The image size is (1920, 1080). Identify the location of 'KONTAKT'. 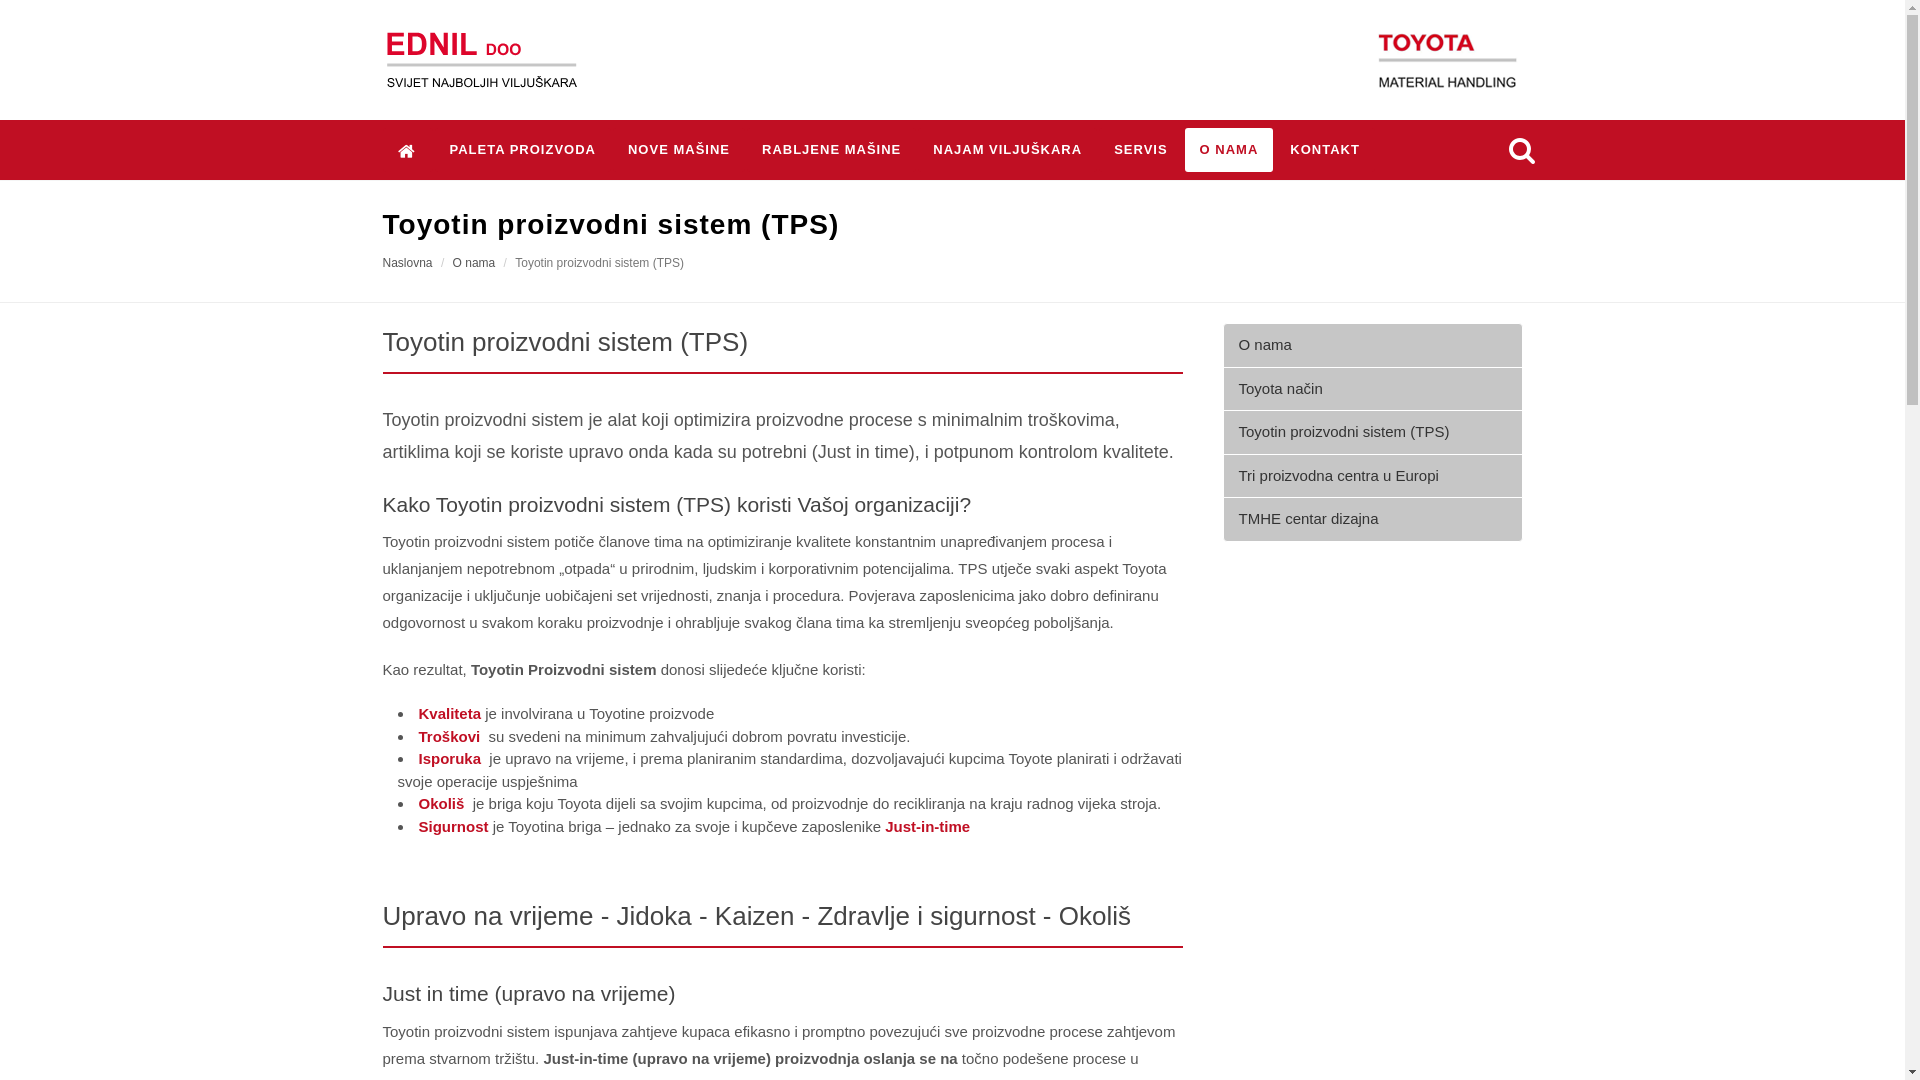
(1324, 149).